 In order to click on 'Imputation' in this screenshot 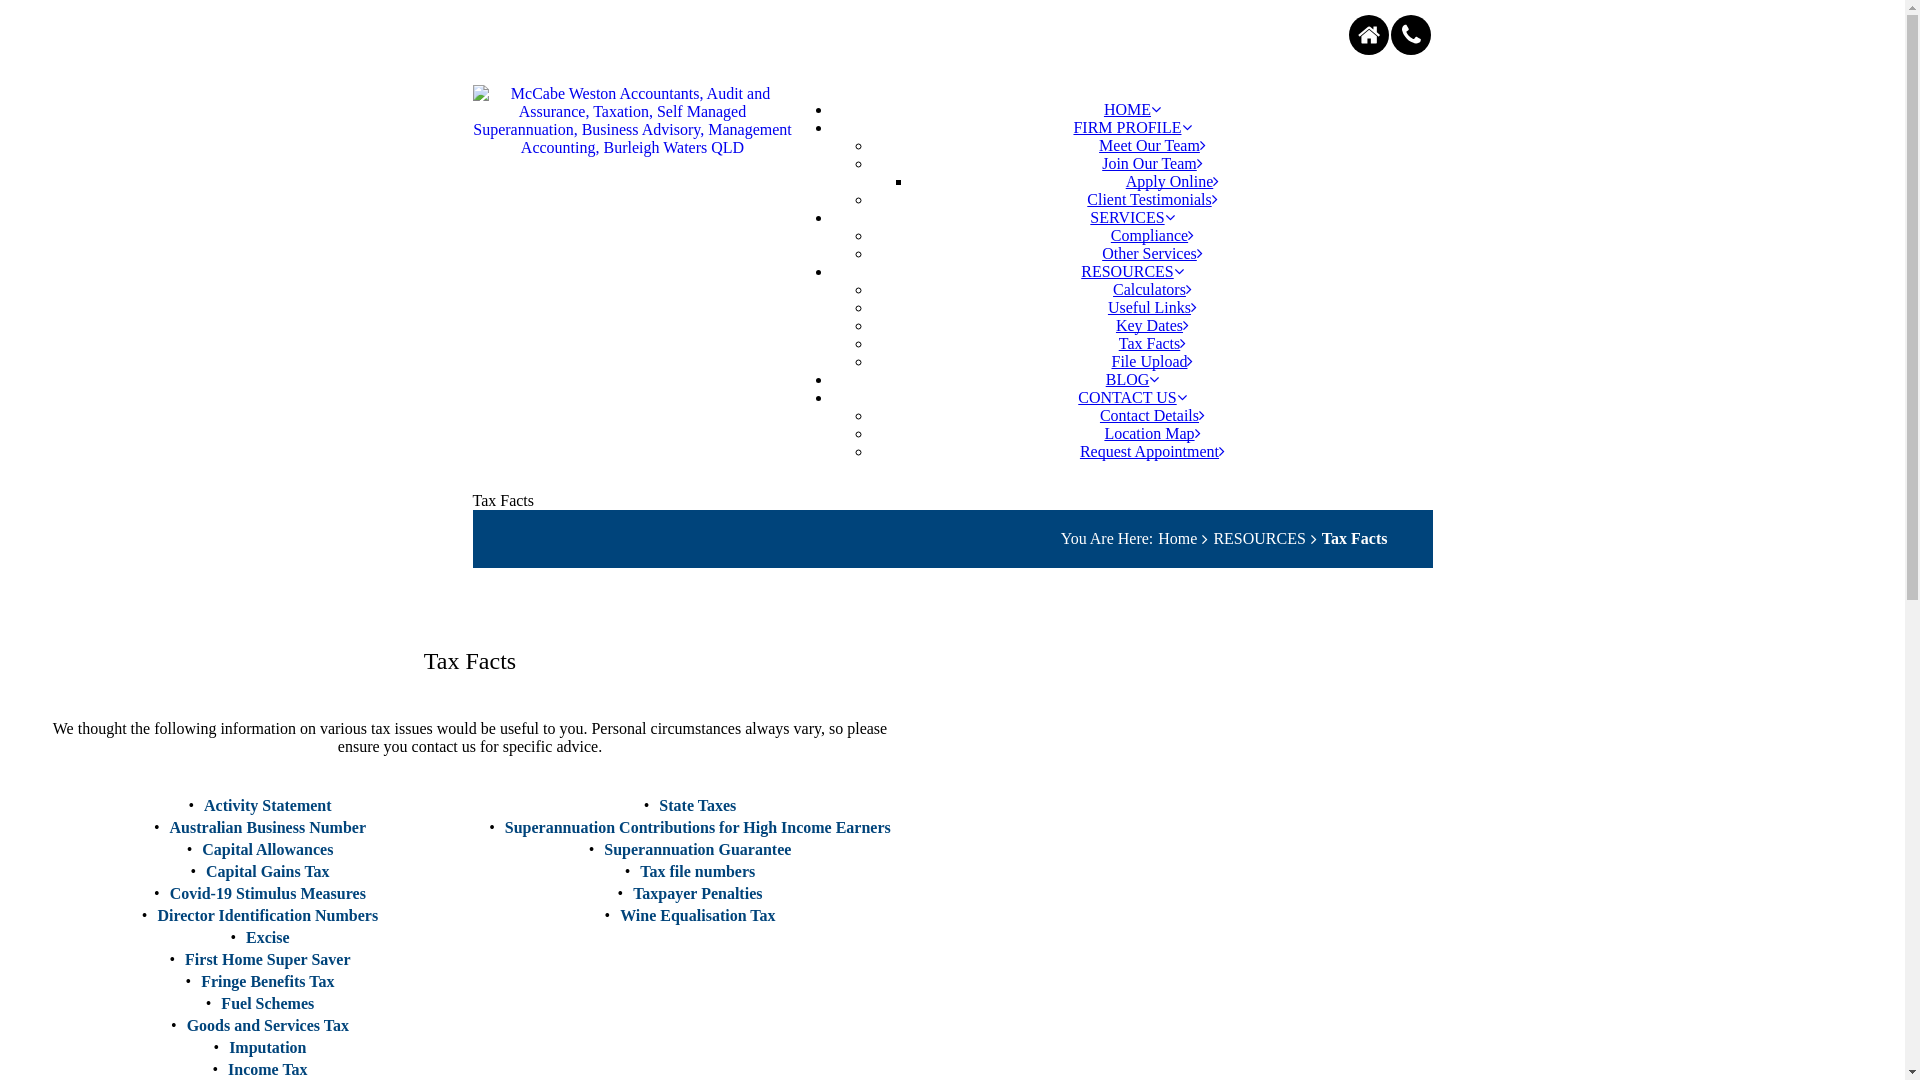, I will do `click(229, 1046)`.